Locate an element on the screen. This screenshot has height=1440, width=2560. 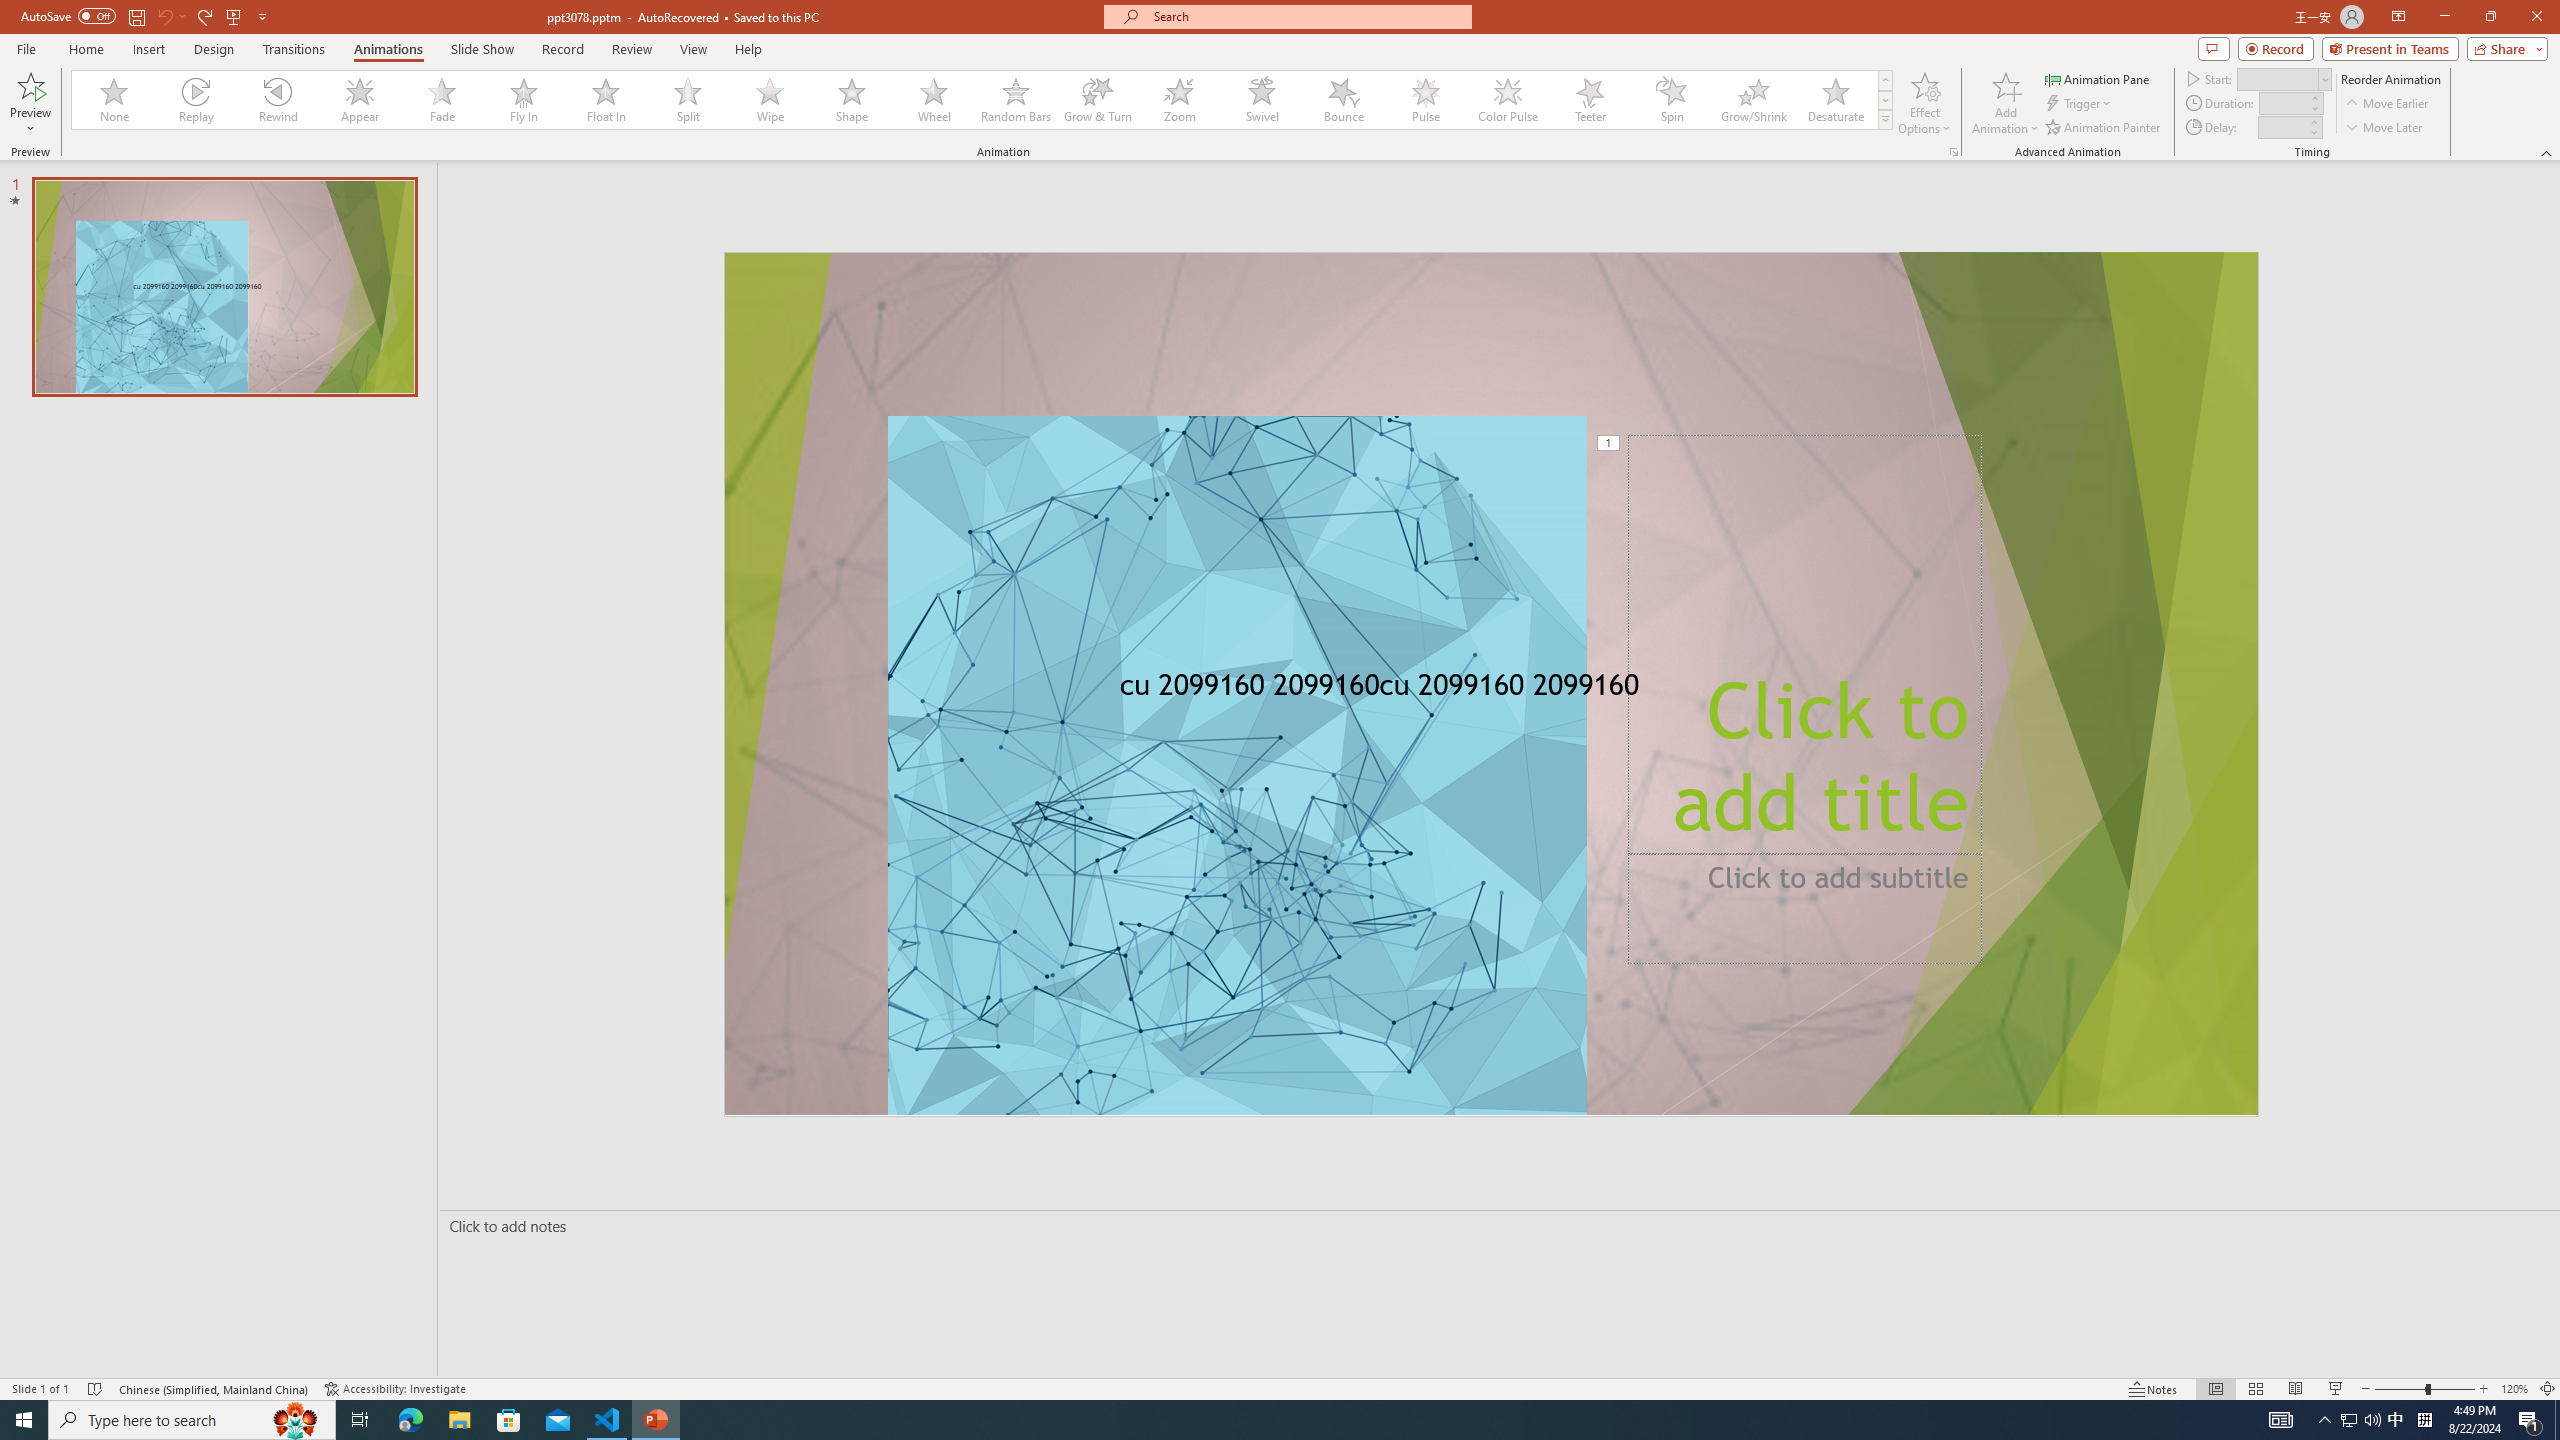
'Replay' is located at coordinates (196, 99).